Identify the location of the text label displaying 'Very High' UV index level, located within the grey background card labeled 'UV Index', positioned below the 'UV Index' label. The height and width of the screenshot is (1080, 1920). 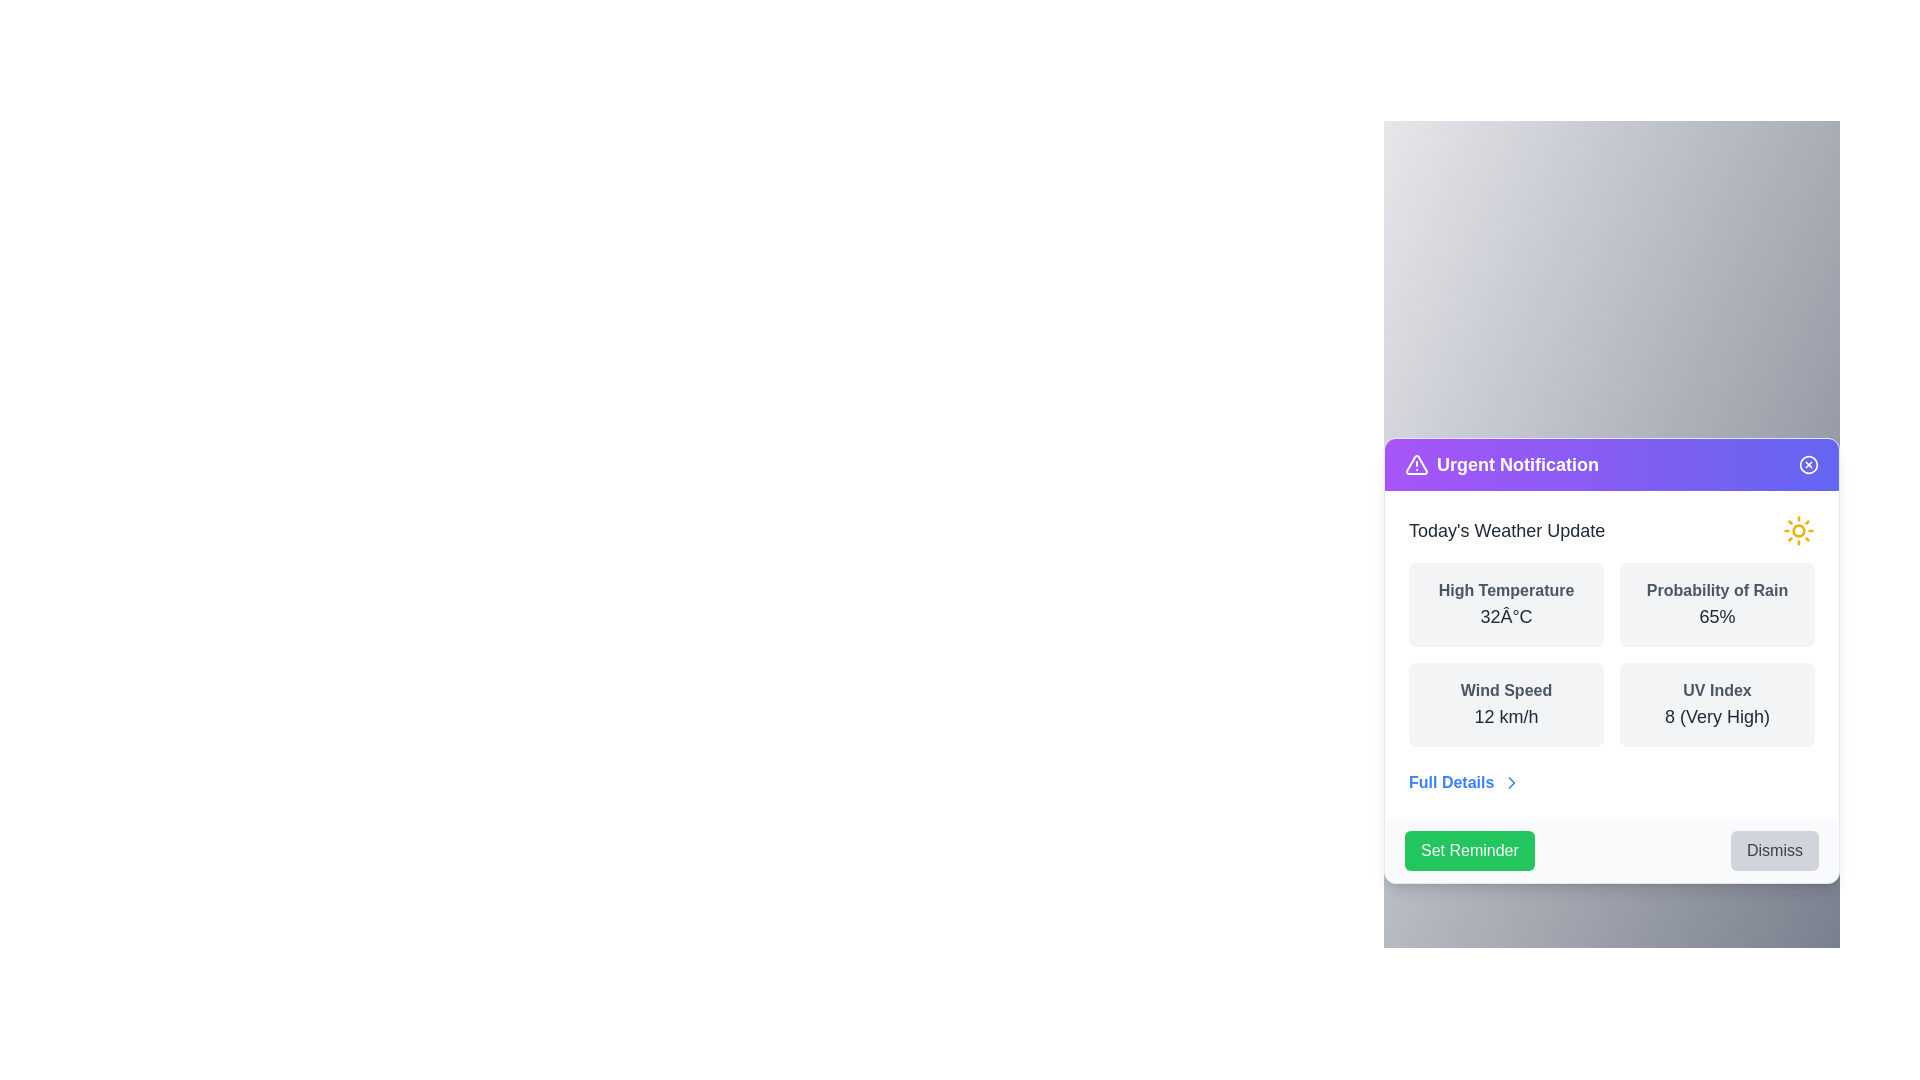
(1716, 716).